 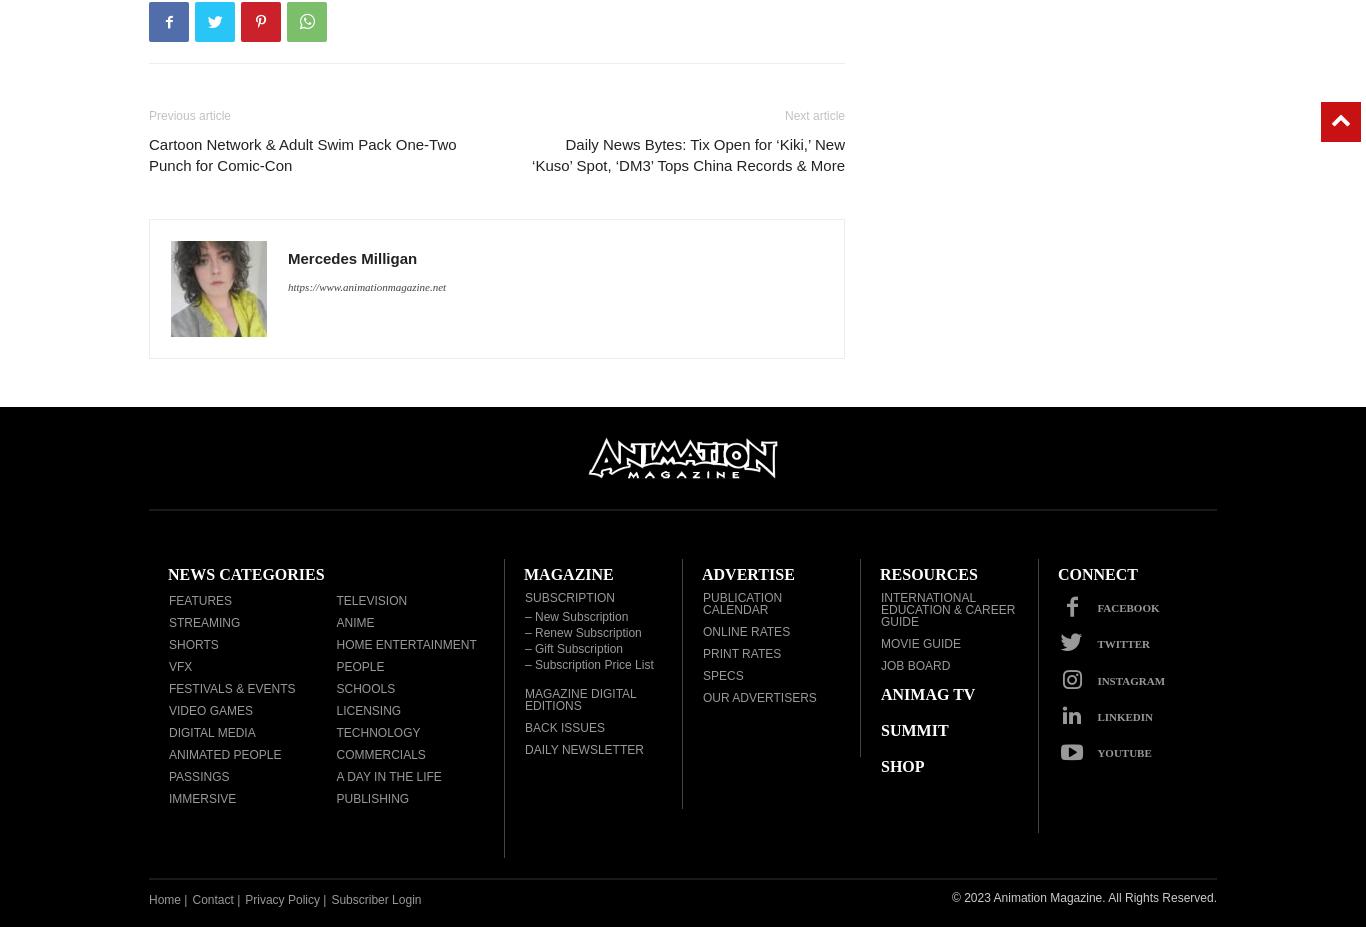 I want to click on 'Movie Guide', so click(x=920, y=642).